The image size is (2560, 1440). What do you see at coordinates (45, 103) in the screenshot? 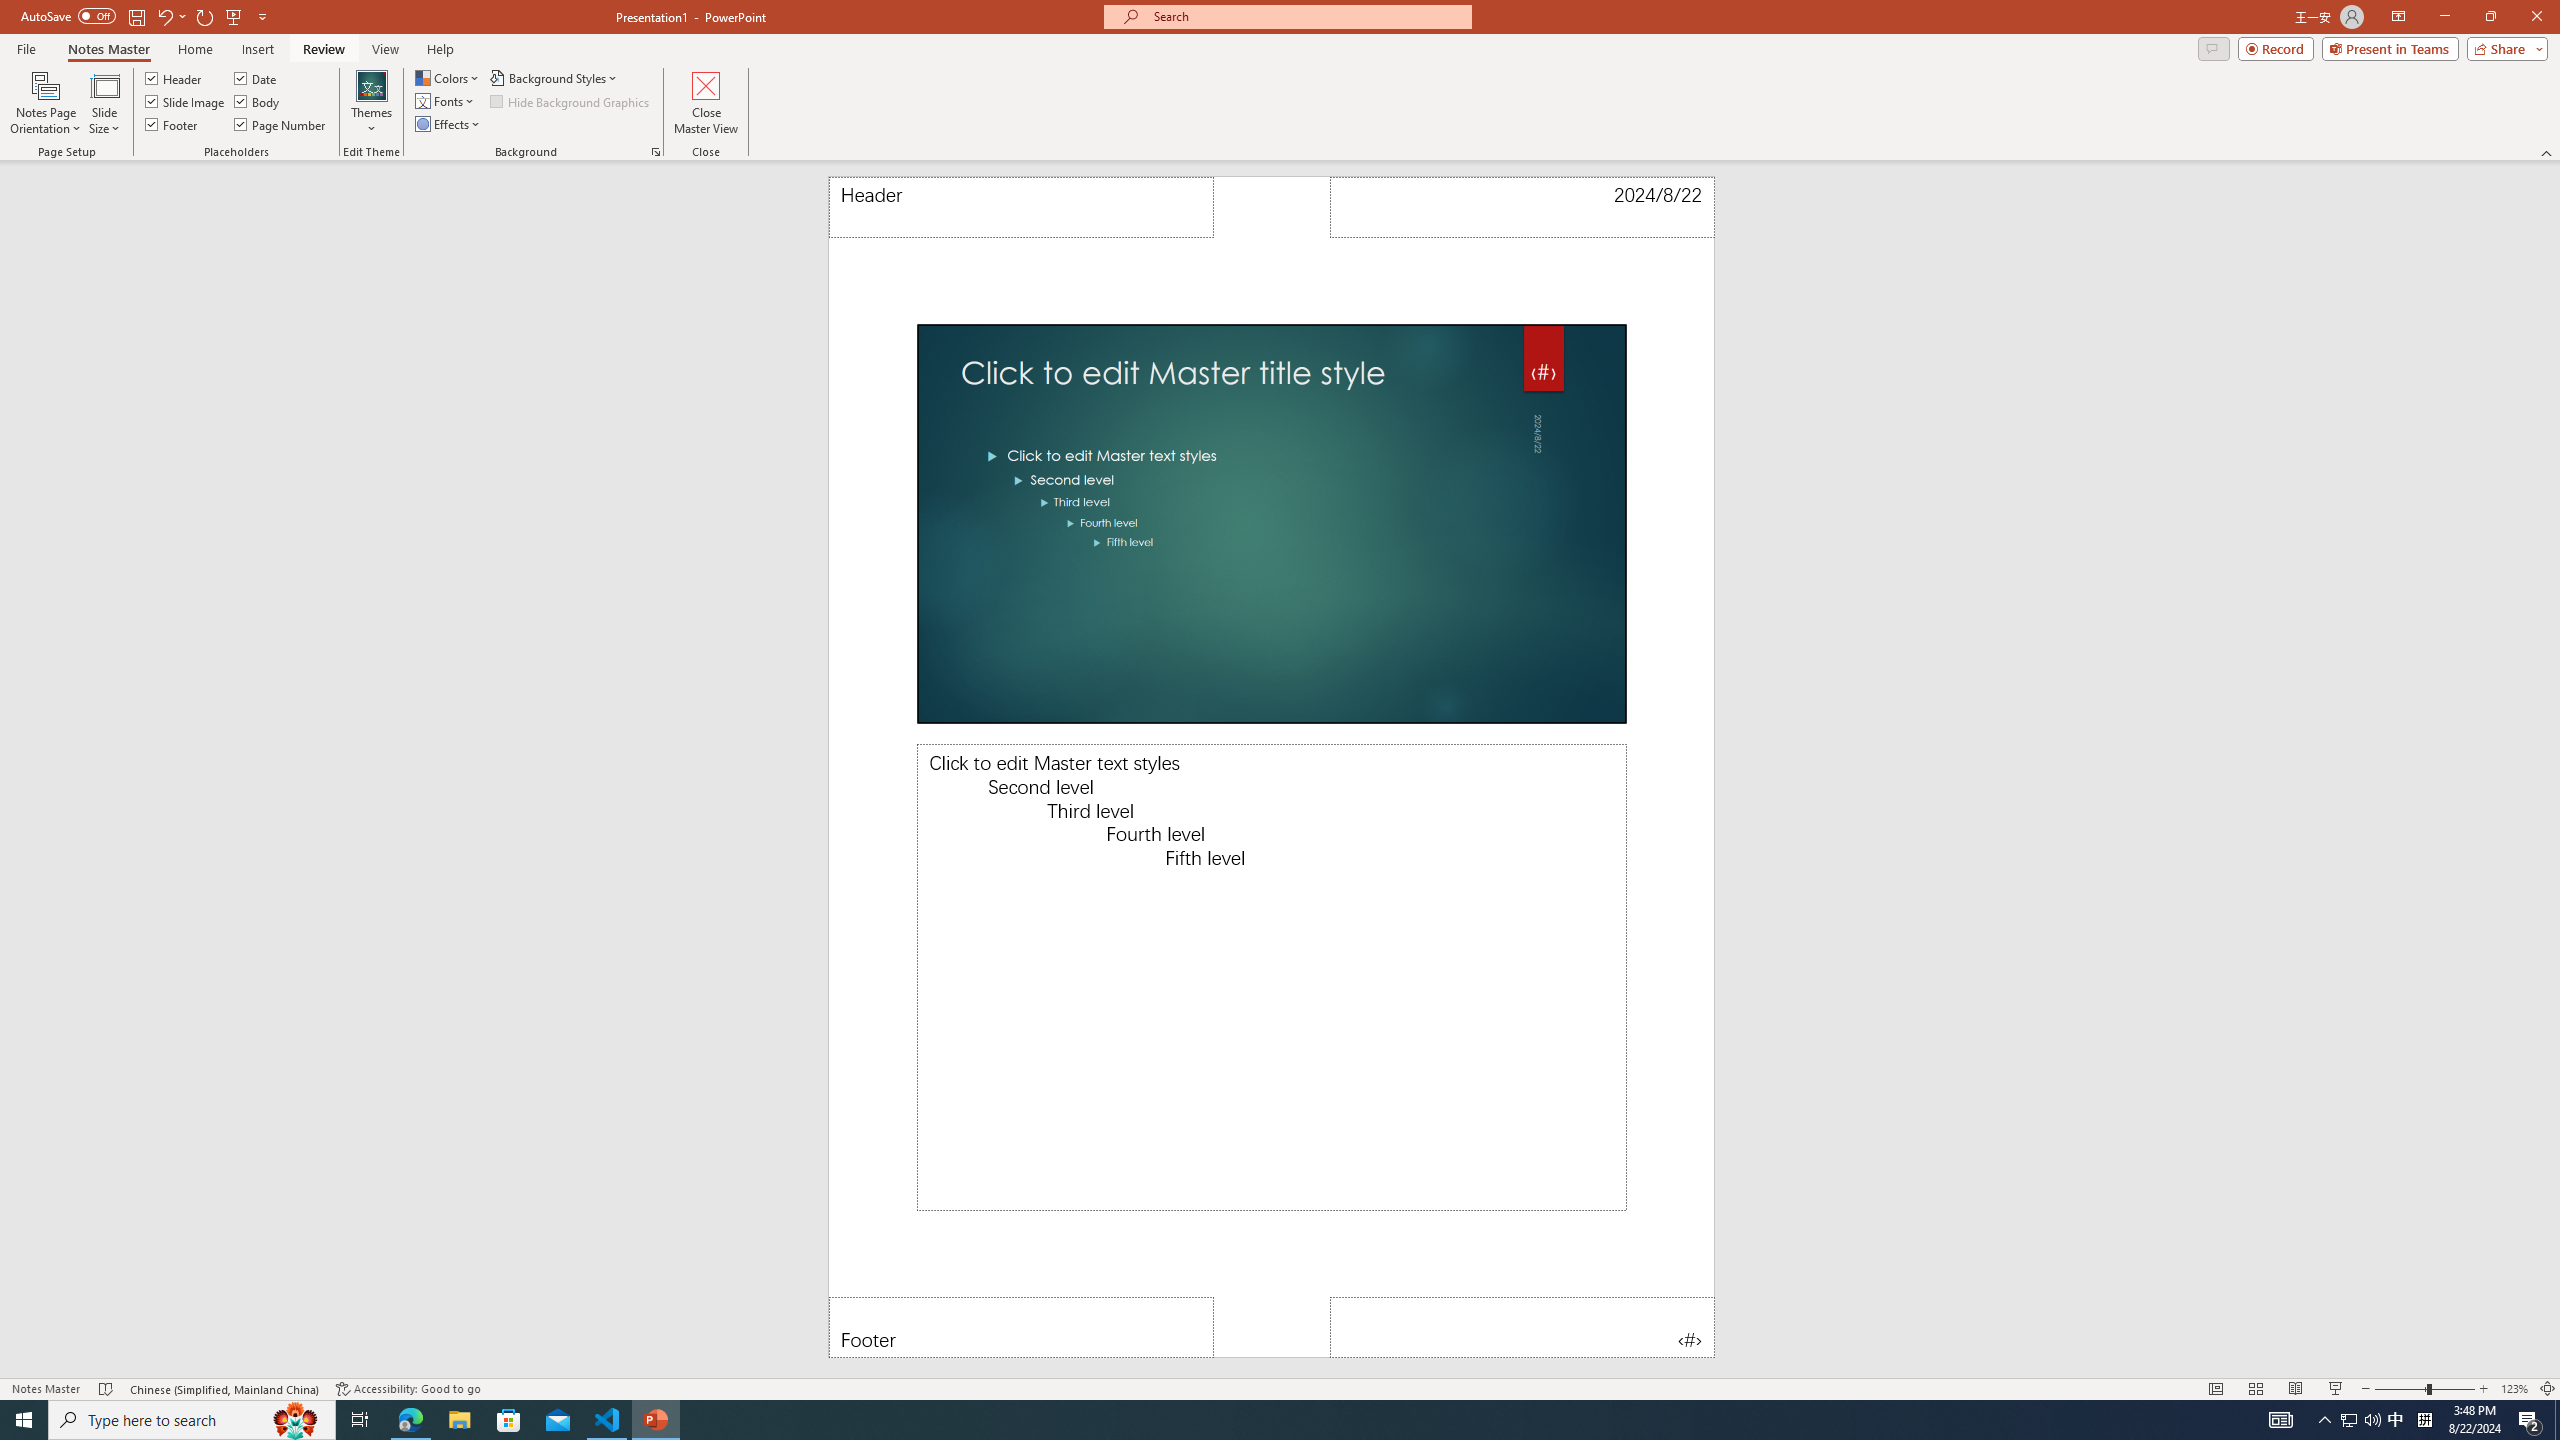
I see `'Notes Page Orientation'` at bounding box center [45, 103].